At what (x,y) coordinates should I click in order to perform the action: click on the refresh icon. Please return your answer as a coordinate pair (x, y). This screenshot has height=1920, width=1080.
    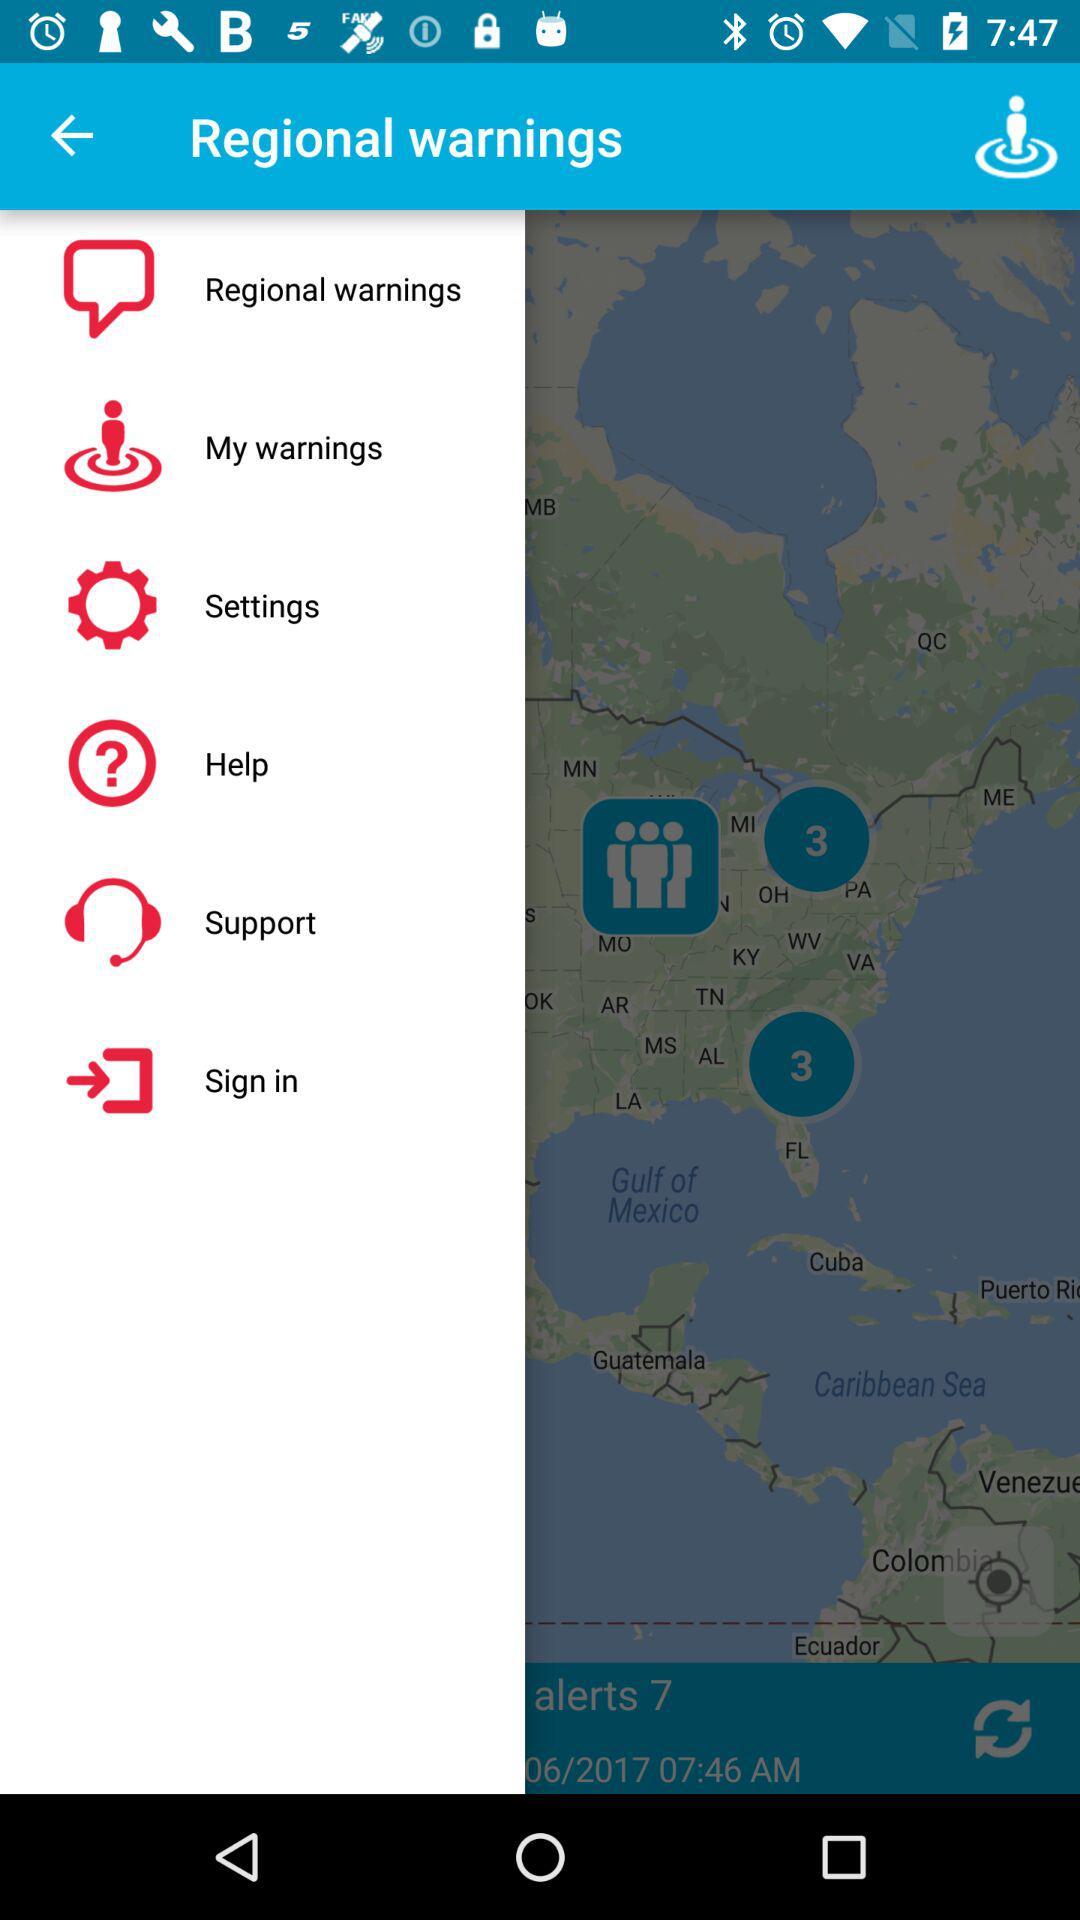
    Looking at the image, I should click on (1002, 1727).